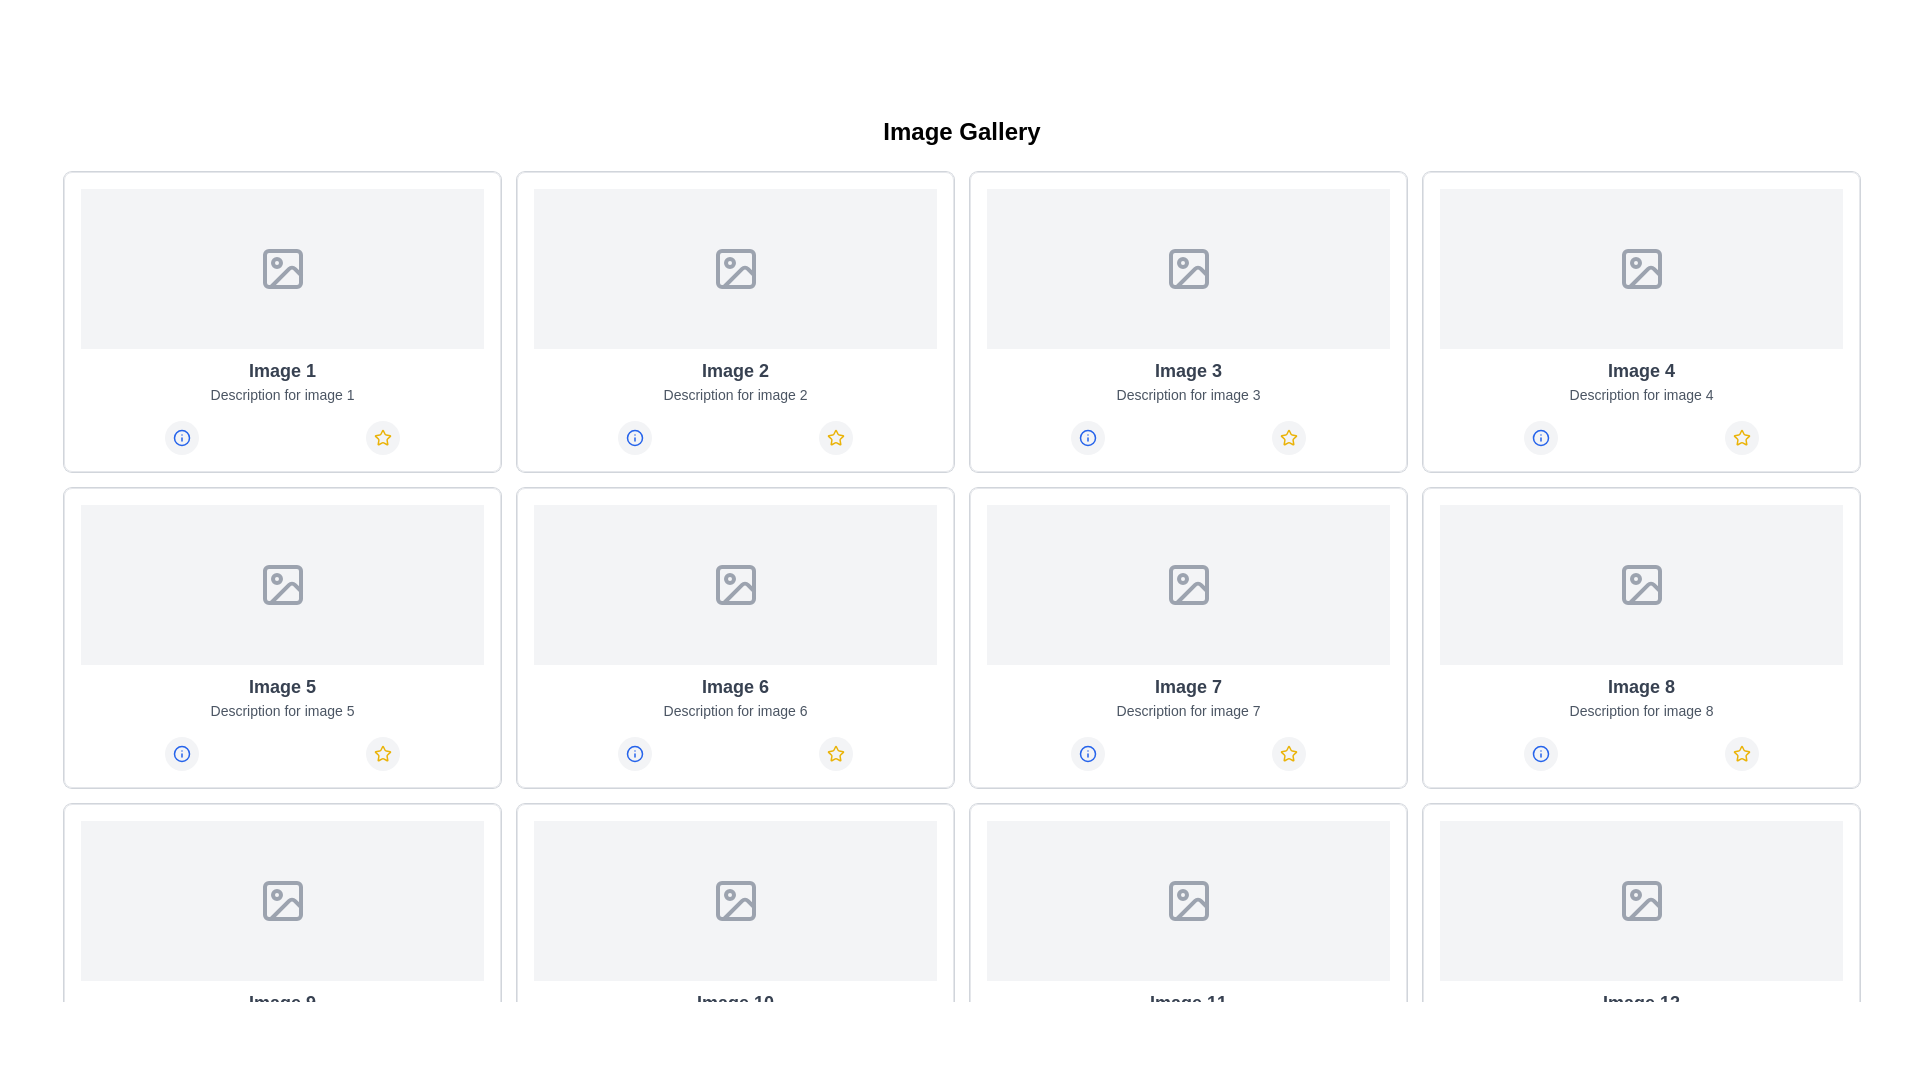 This screenshot has height=1080, width=1920. I want to click on the SVG graphic icon located in the bottom left corner of the 'Image 5' card in the second row of the grid layout, adjacent to the Info icon, so click(181, 753).